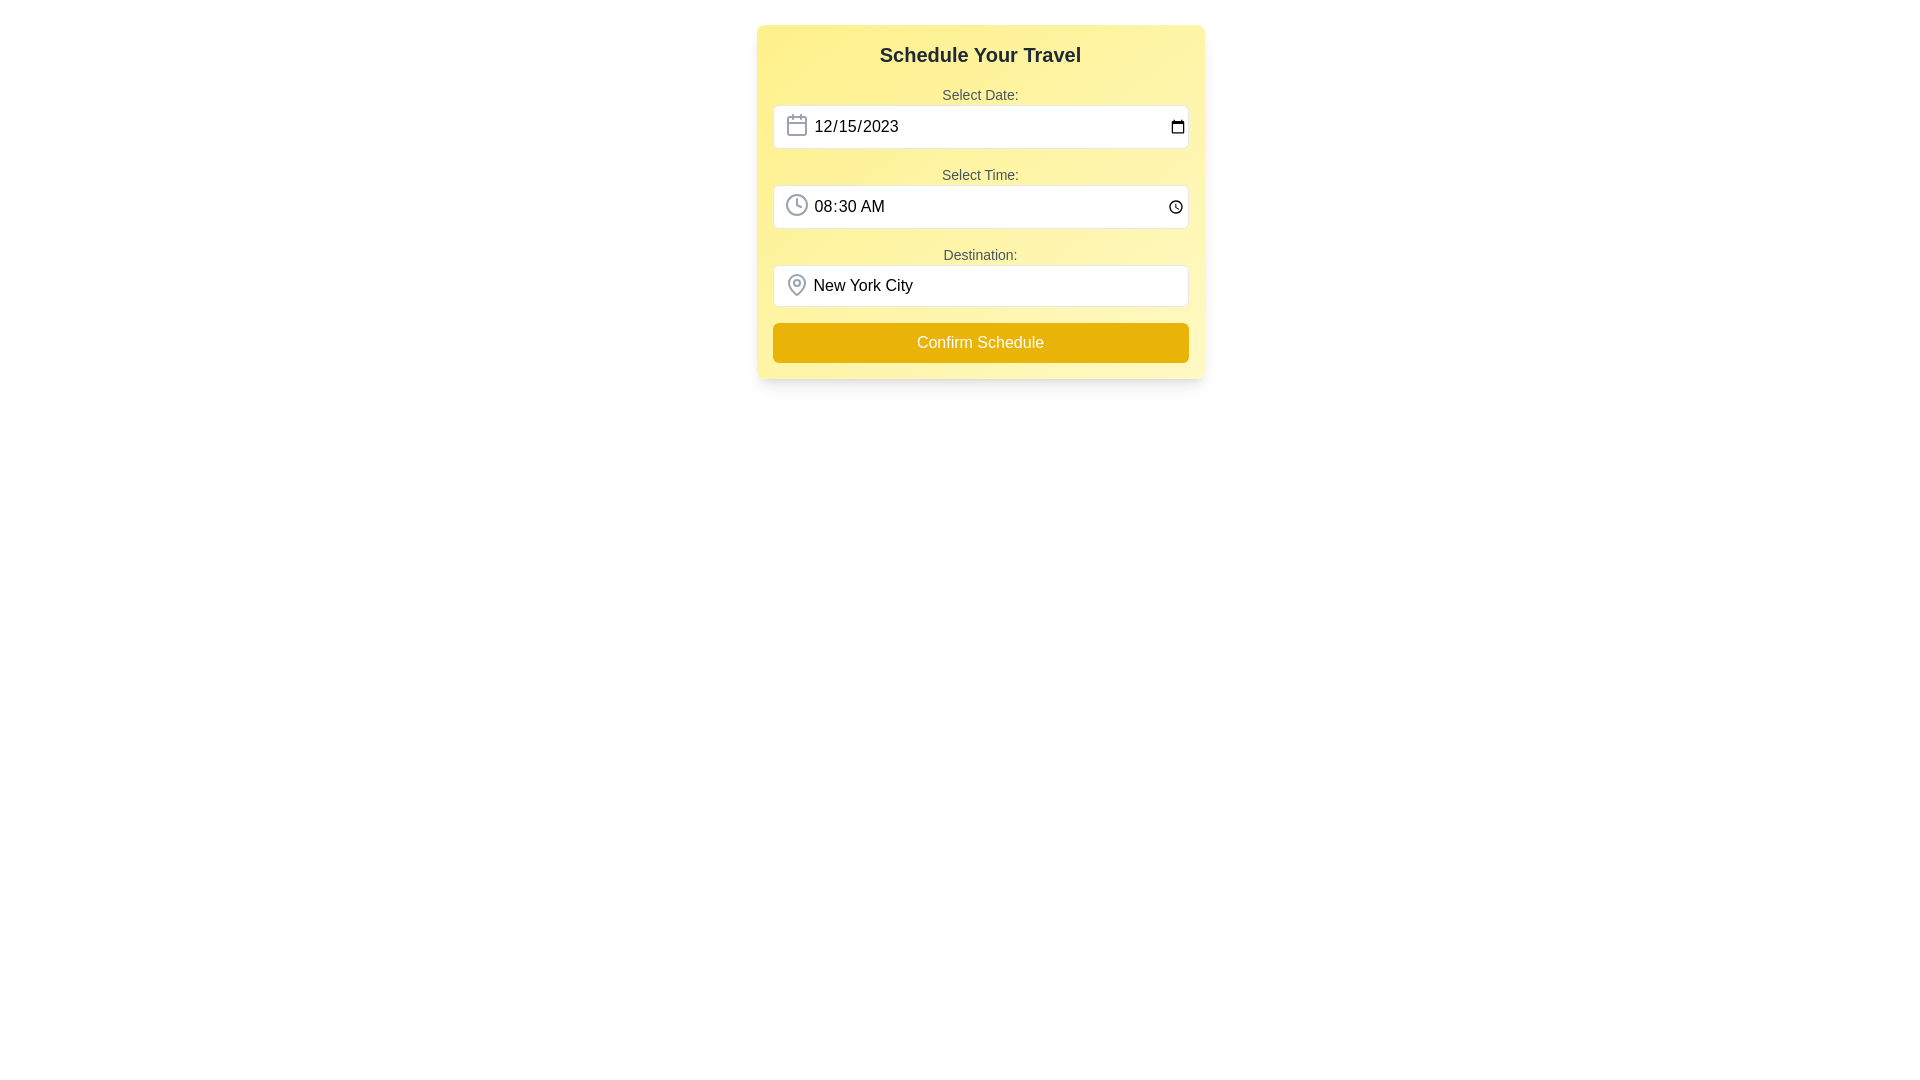  What do you see at coordinates (795, 204) in the screenshot?
I see `the clock icon that indicates the time input field in the 'Select Time' section, located to the left of the input displaying '08:30 AM'` at bounding box center [795, 204].